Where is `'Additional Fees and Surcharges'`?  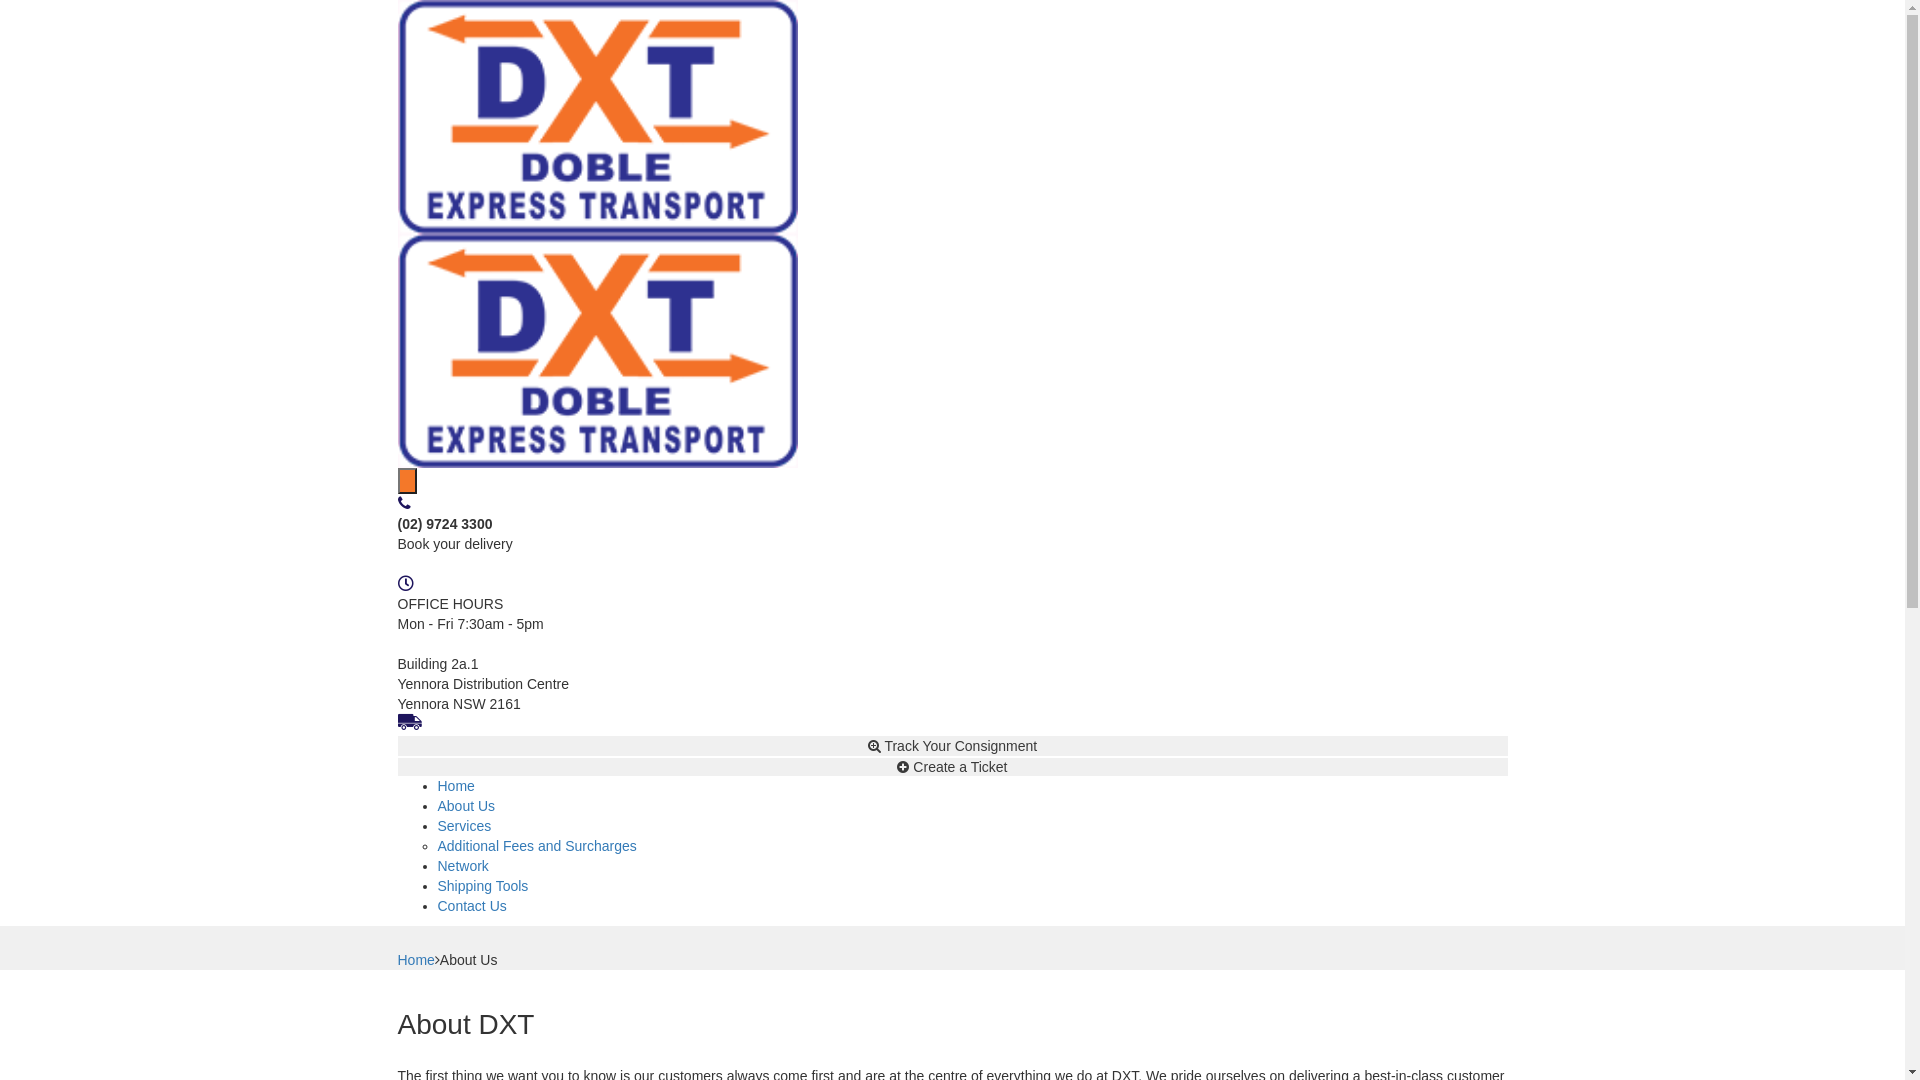
'Additional Fees and Surcharges' is located at coordinates (436, 845).